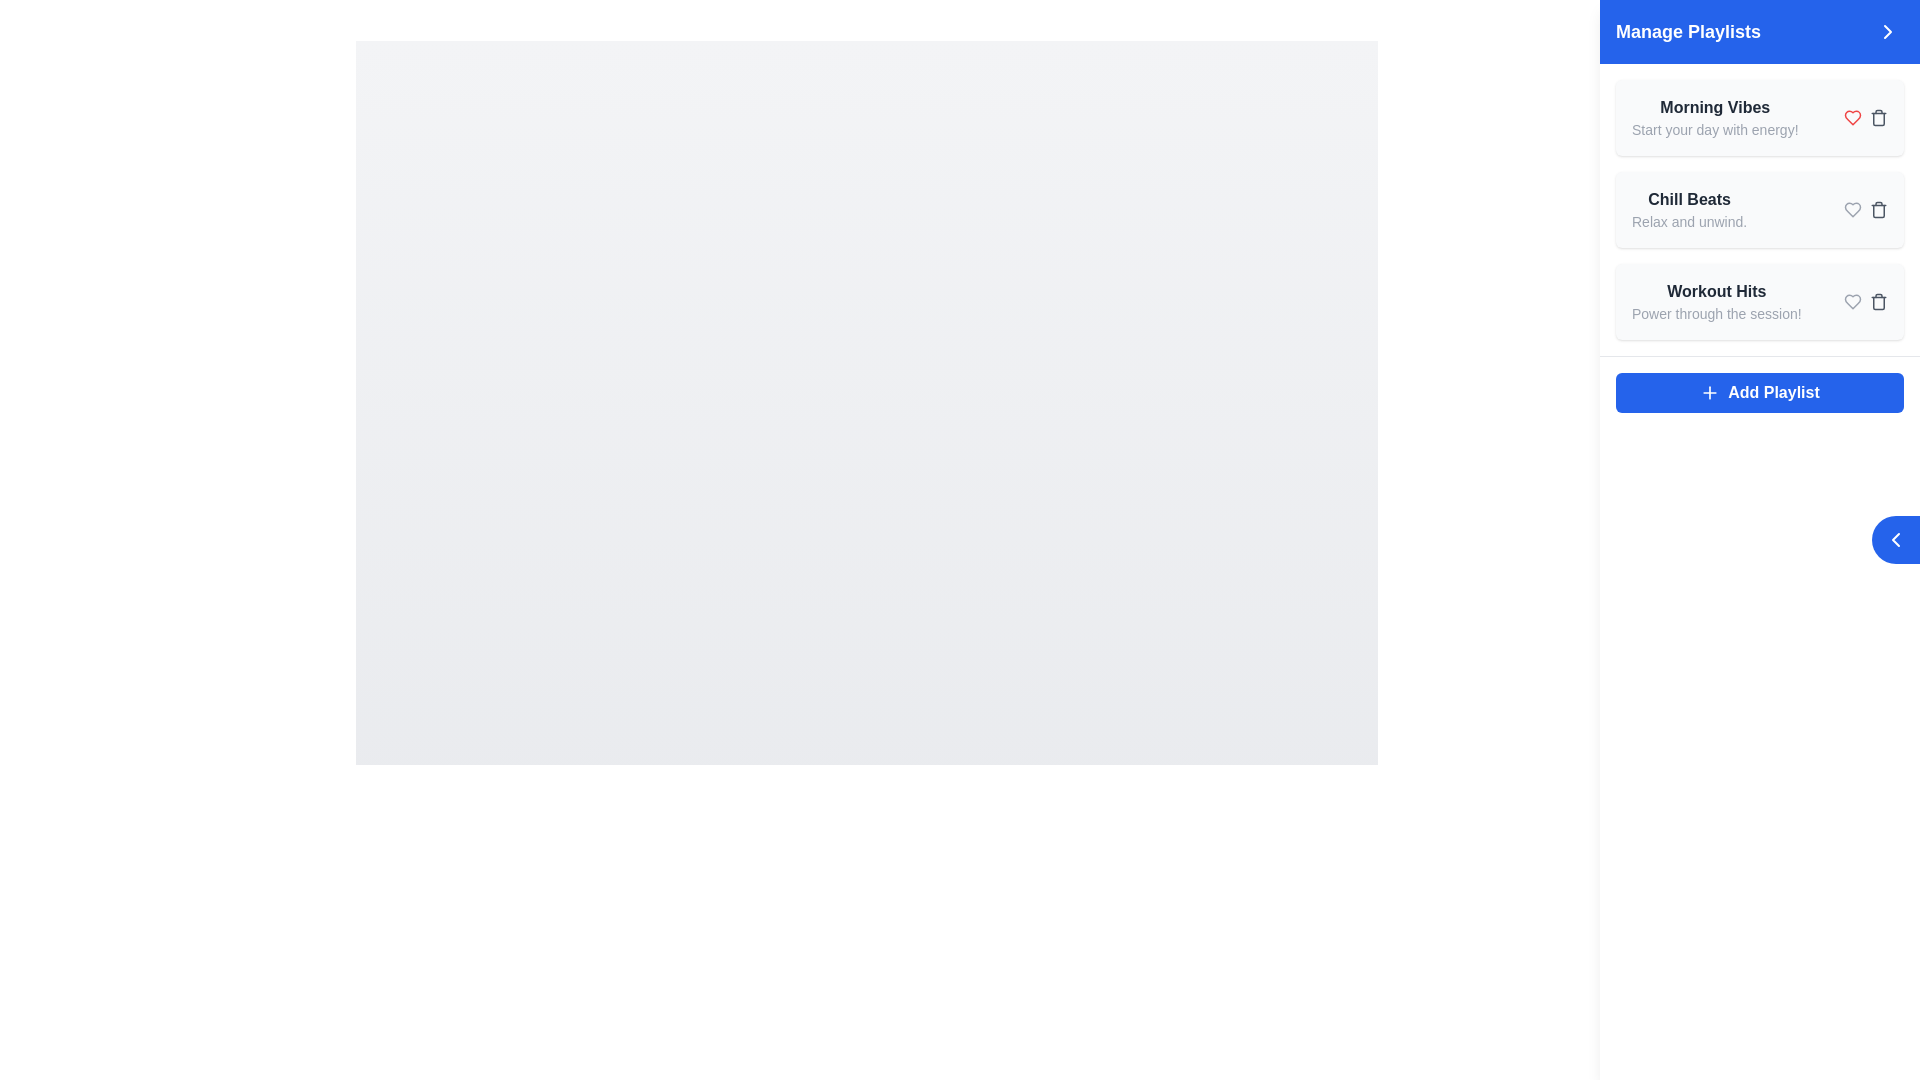 This screenshot has width=1920, height=1080. What do you see at coordinates (1687, 31) in the screenshot?
I see `the bolded text label that reads 'Manage Playlists', prominently displayed at the top of the sidebar panel with a blue background` at bounding box center [1687, 31].